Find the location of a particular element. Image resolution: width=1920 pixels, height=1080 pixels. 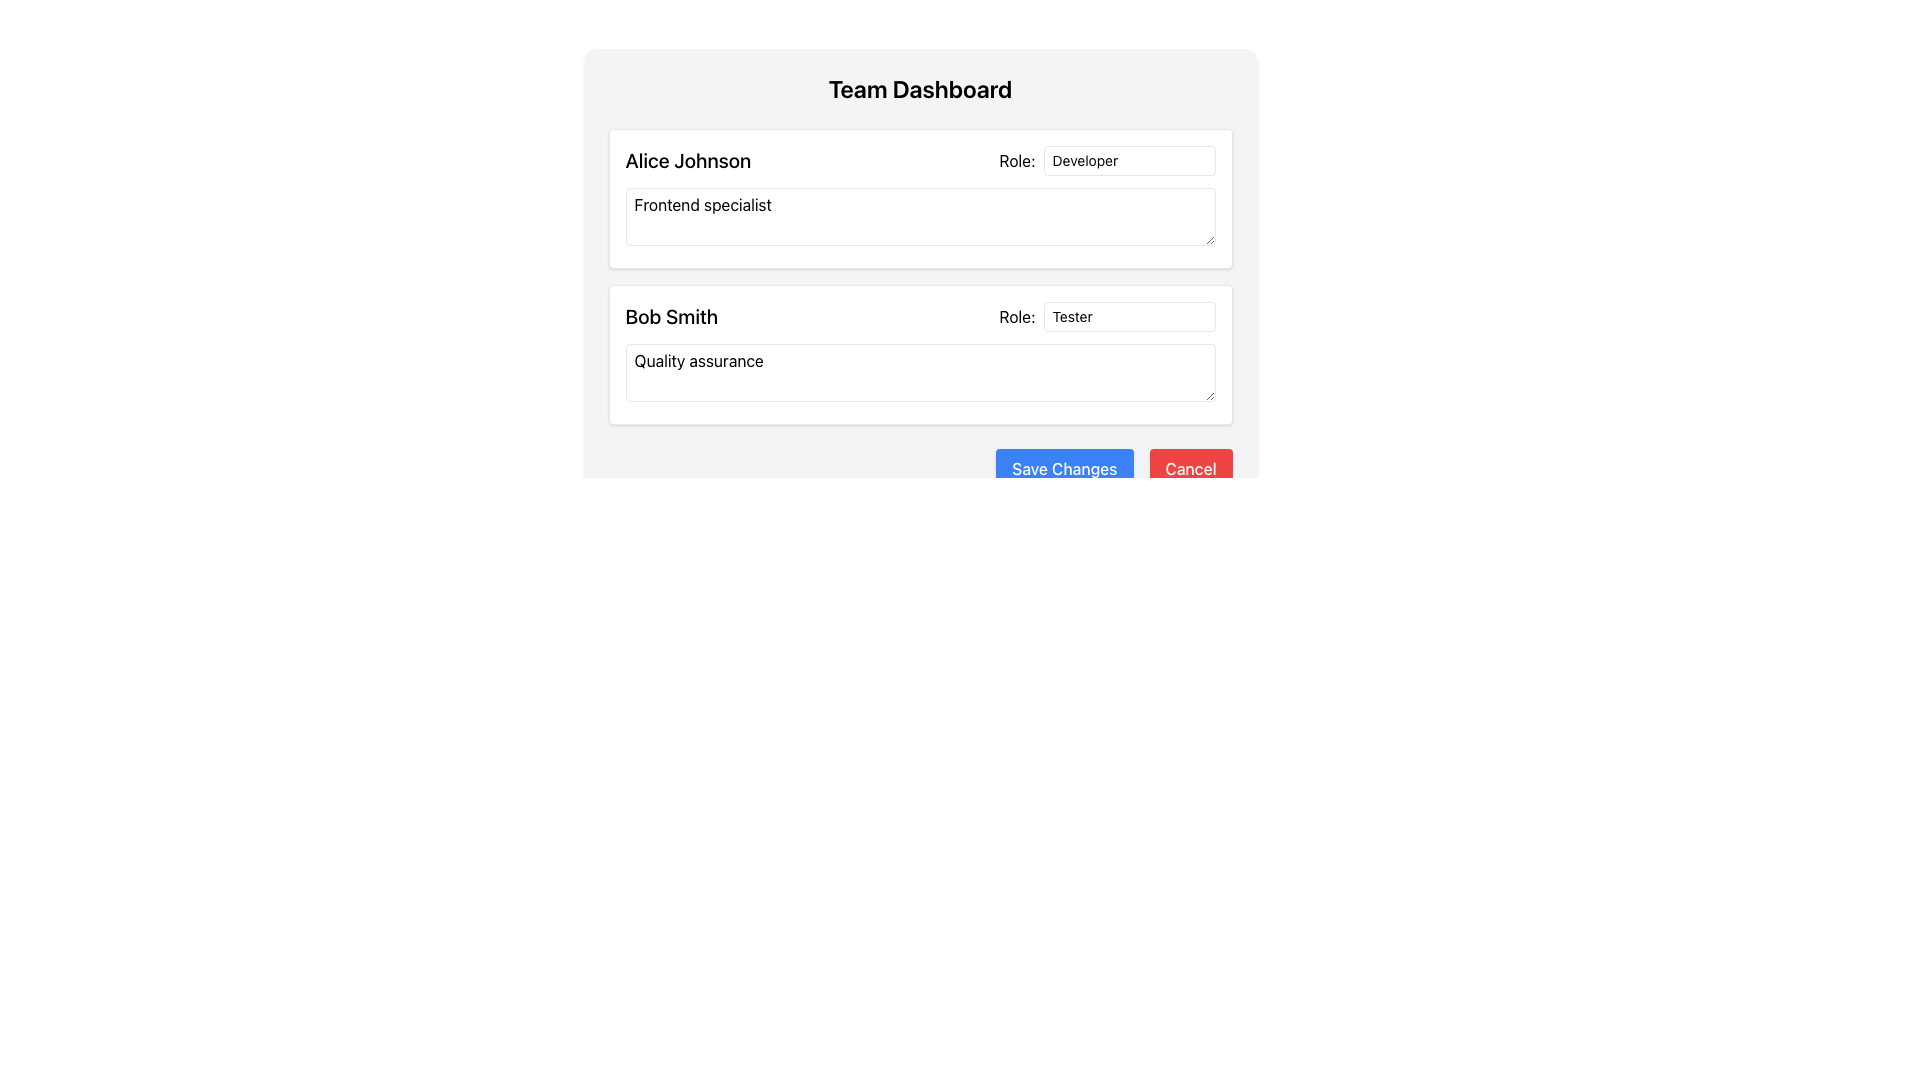

the Text Label displaying the name of a team member in the dashboard, which is positioned to the left of the 'Role:' text and input elements is located at coordinates (671, 315).